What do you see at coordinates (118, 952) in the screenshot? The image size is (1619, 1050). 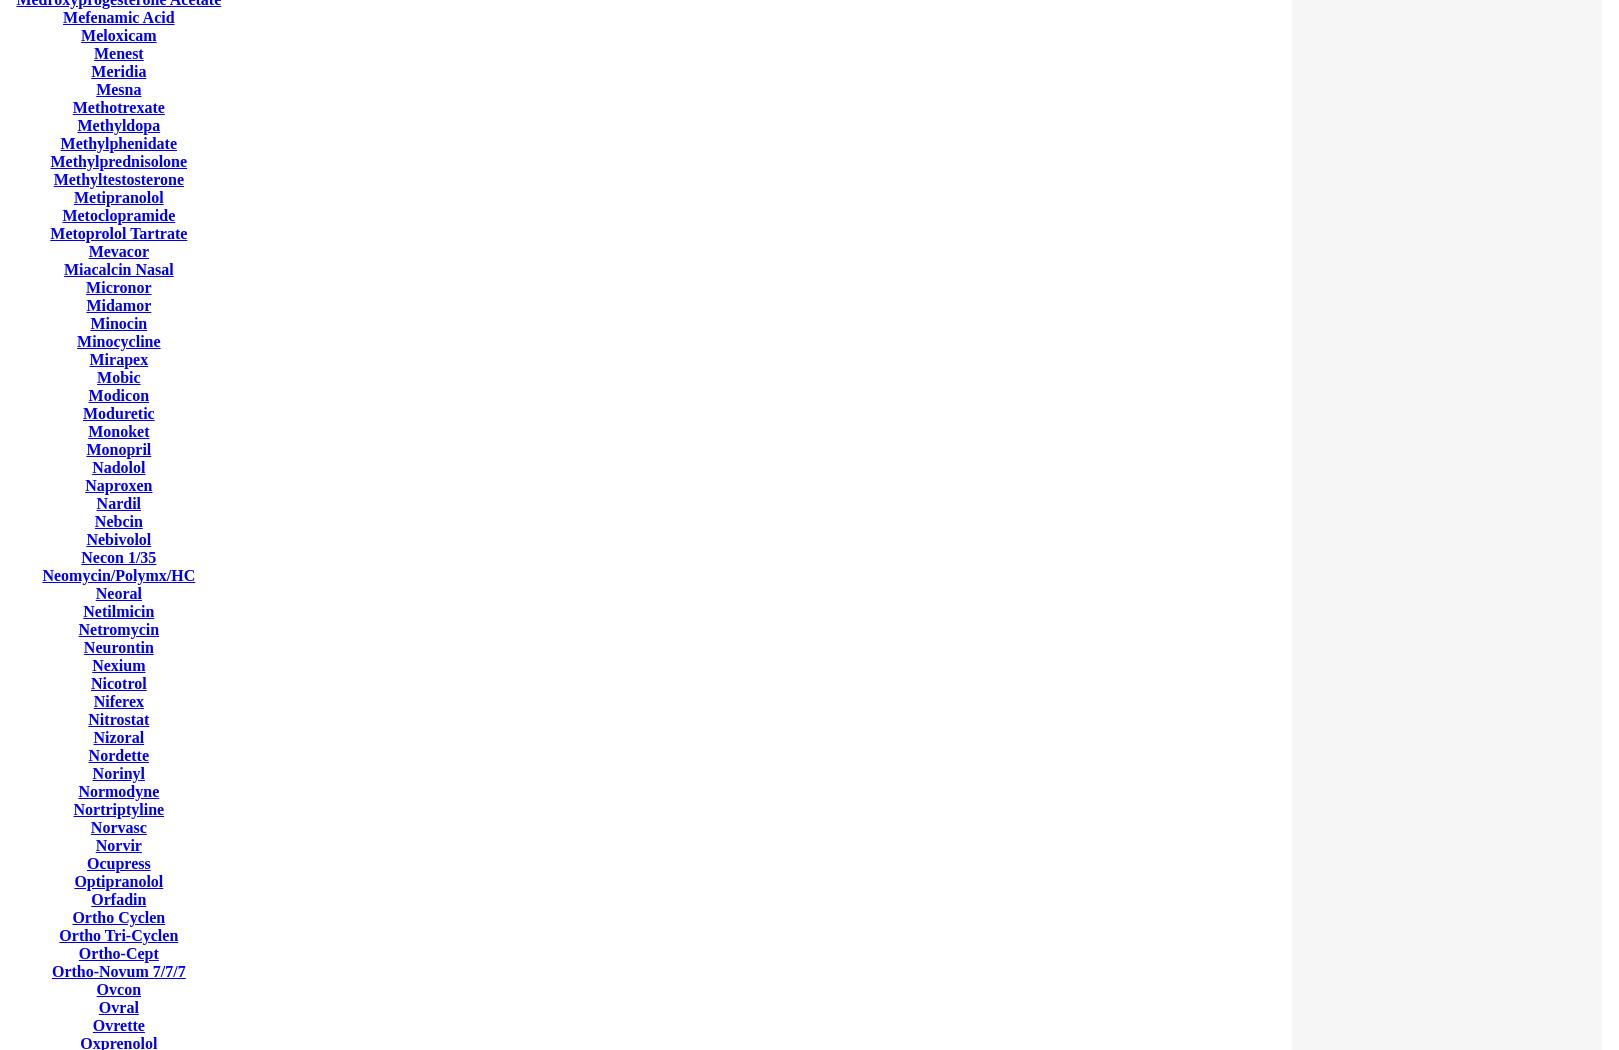 I see `'Ortho-Cept'` at bounding box center [118, 952].